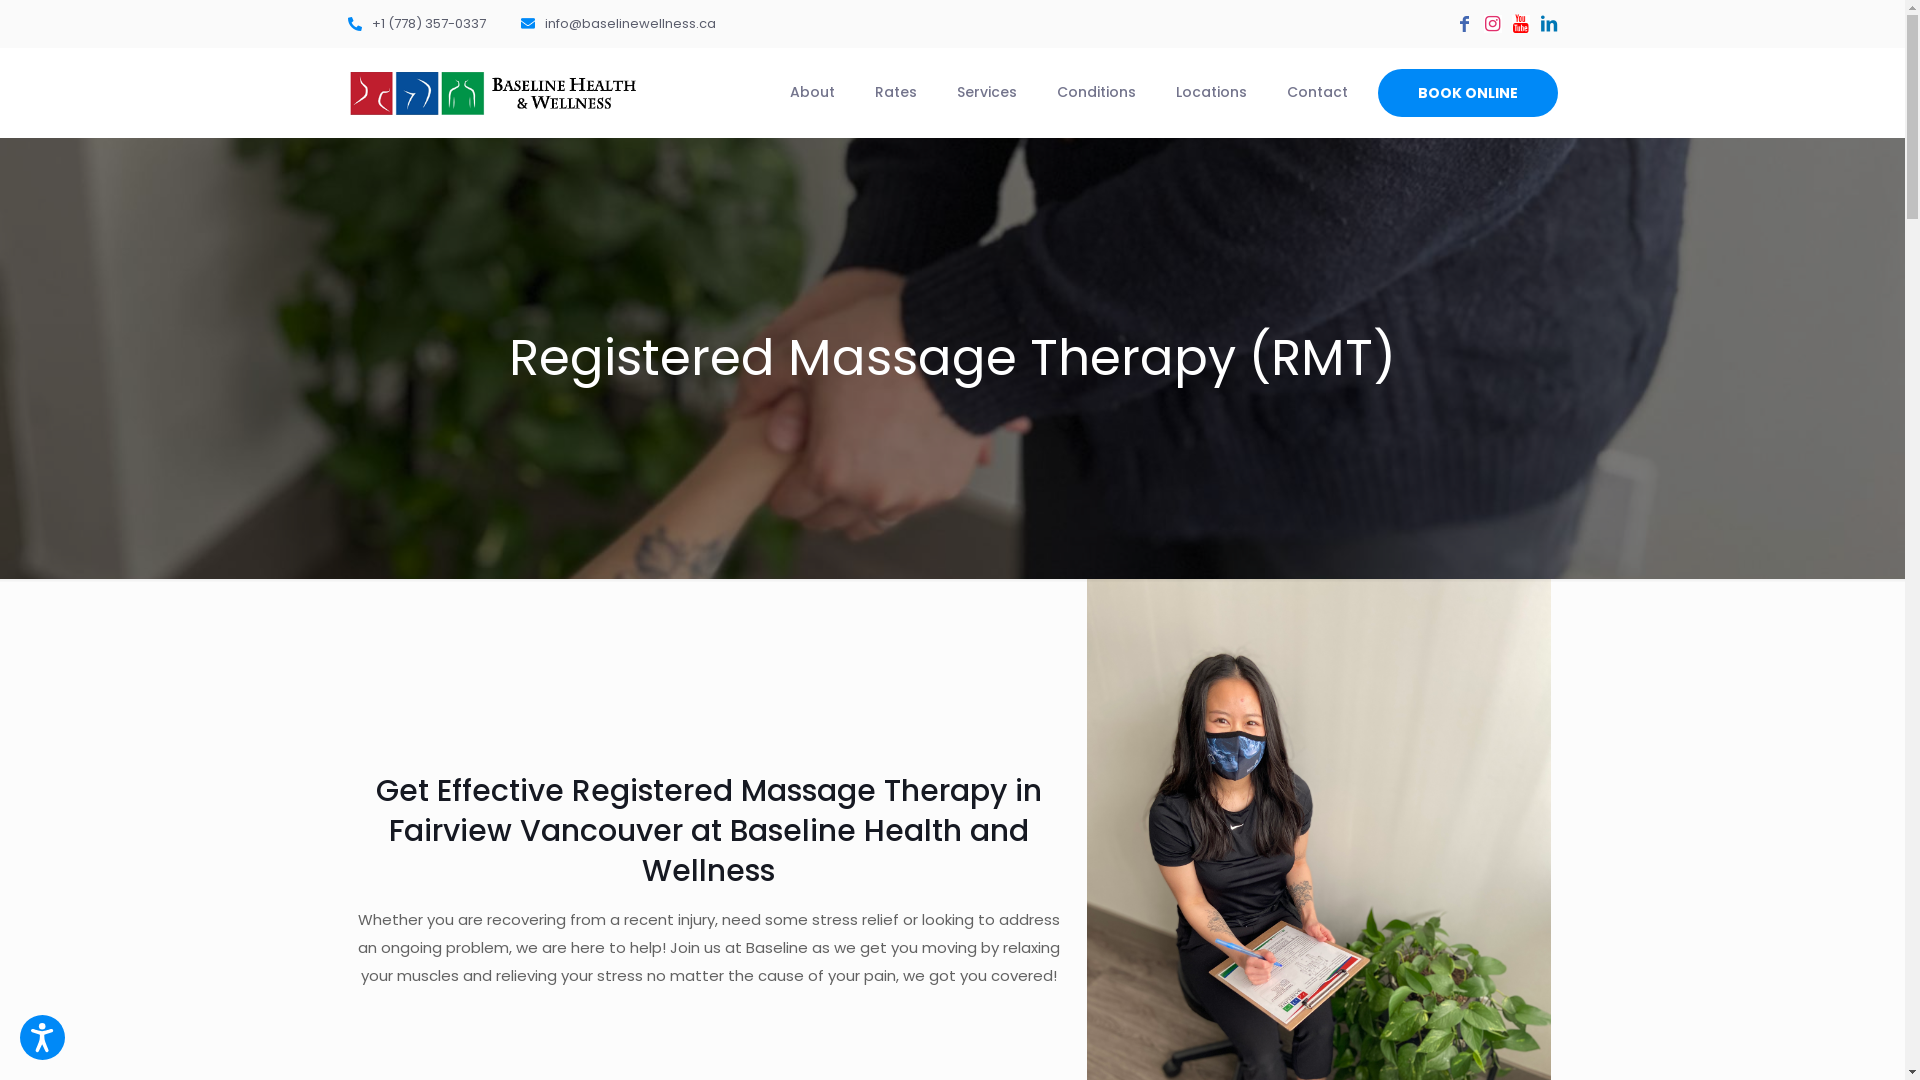 This screenshot has width=1920, height=1080. Describe the element at coordinates (1316, 92) in the screenshot. I see `'Contact'` at that location.